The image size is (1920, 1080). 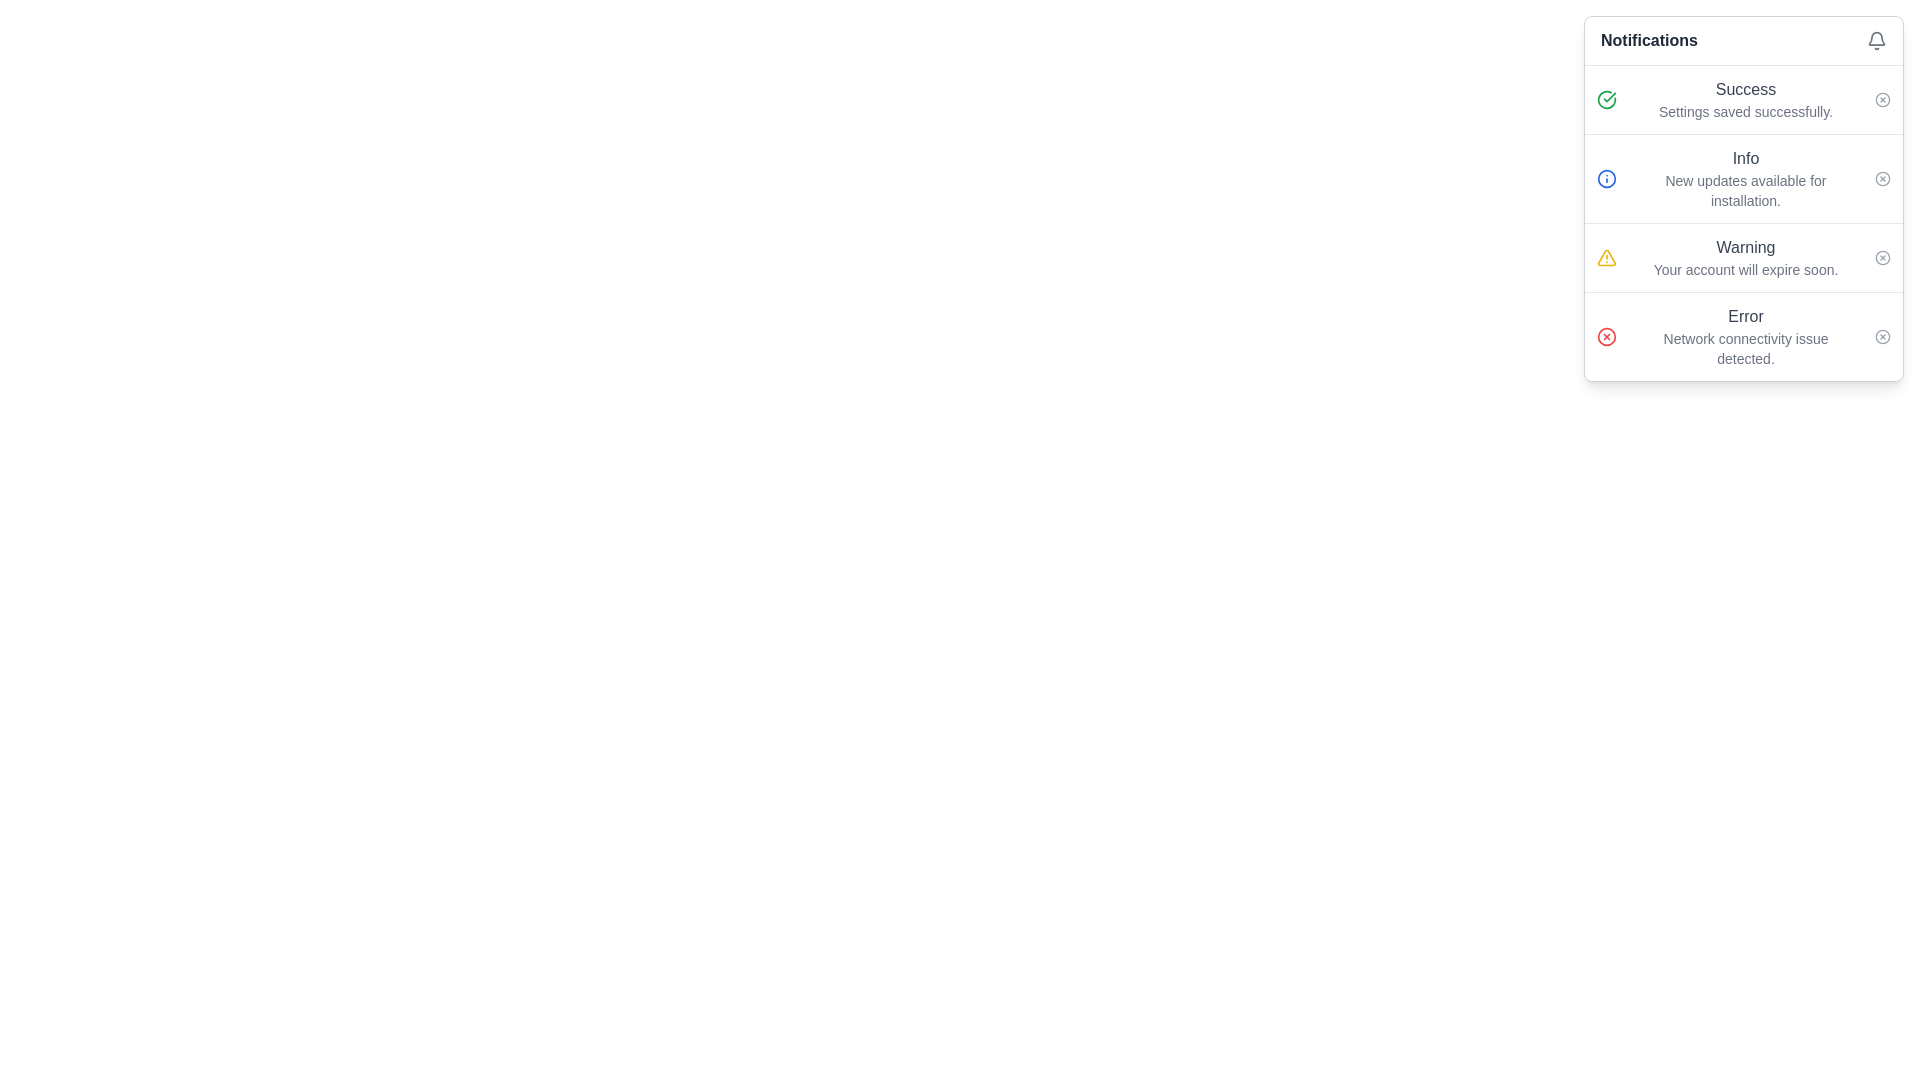 What do you see at coordinates (1742, 335) in the screenshot?
I see `the Notification item titled 'Error' which indicates a 'Network connectivity issue detected.'` at bounding box center [1742, 335].